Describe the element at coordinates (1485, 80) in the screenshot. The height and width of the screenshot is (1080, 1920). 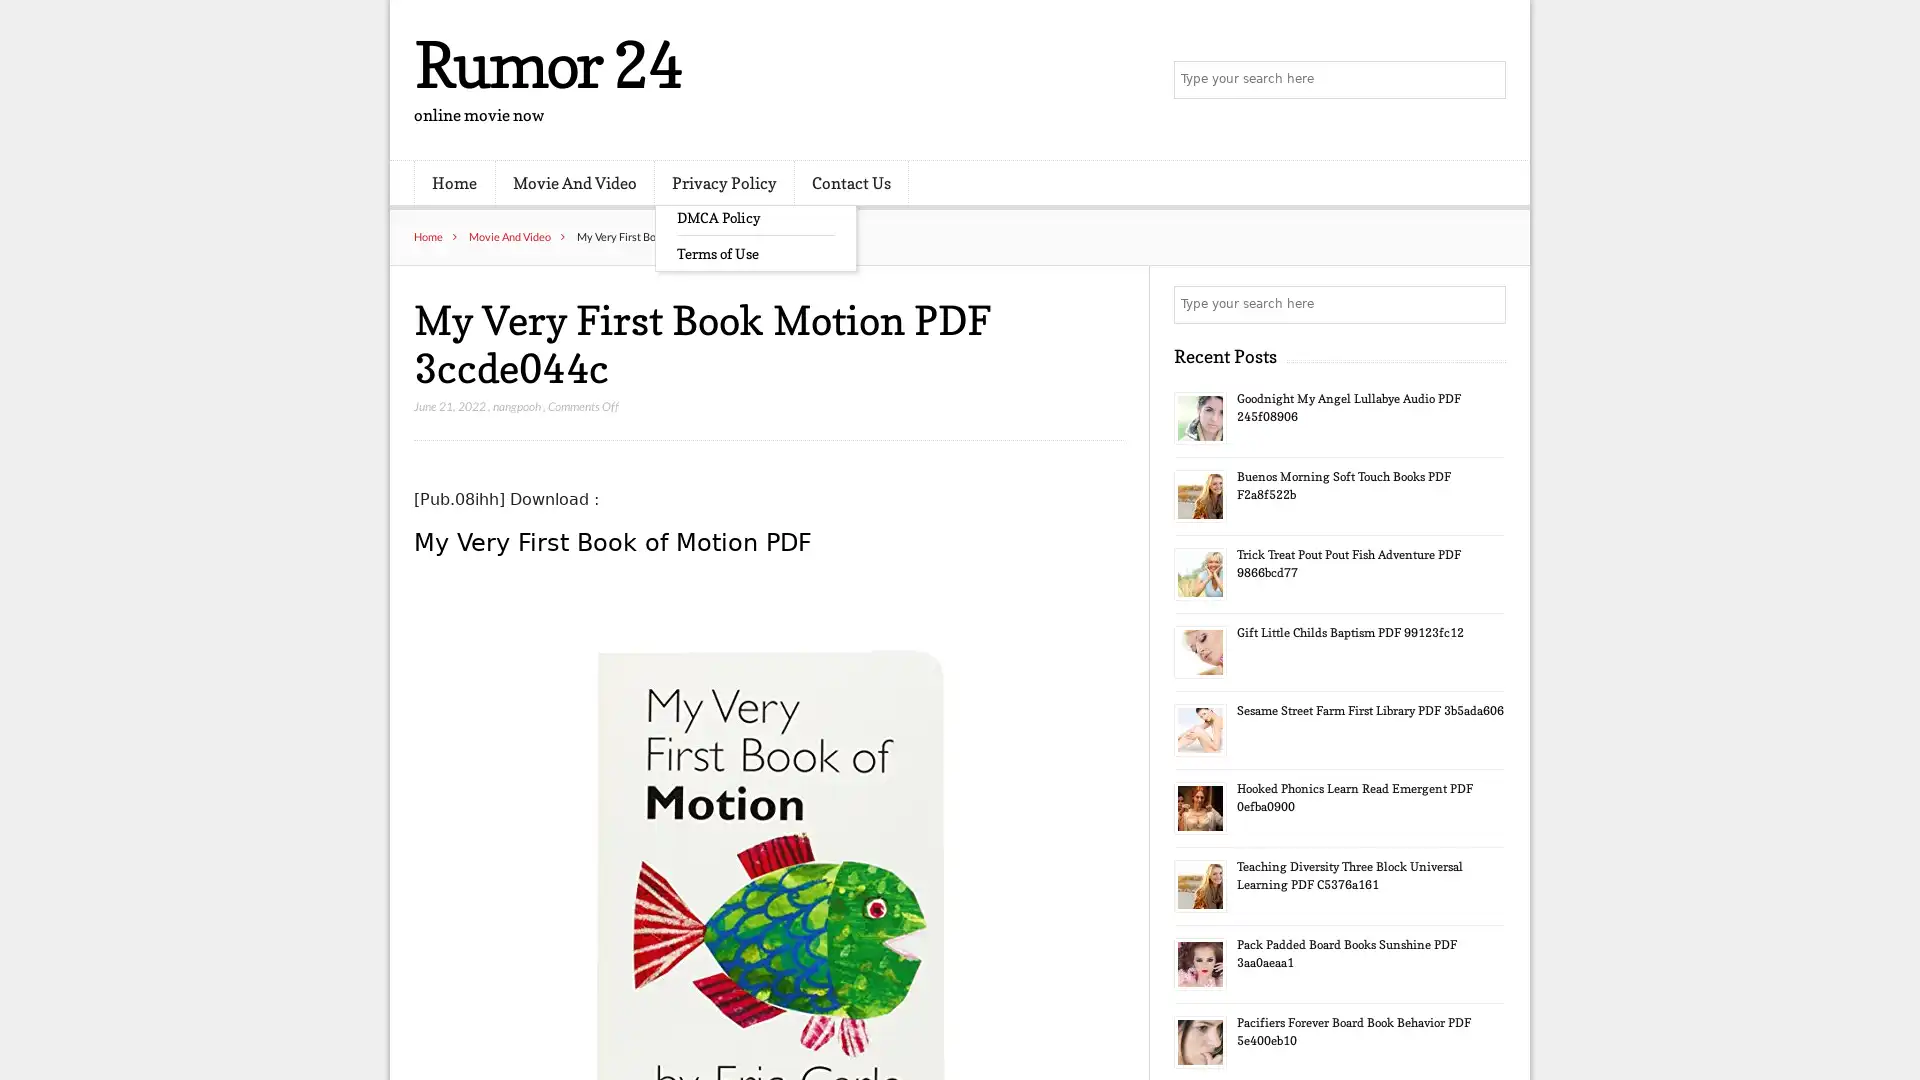
I see `Search` at that location.